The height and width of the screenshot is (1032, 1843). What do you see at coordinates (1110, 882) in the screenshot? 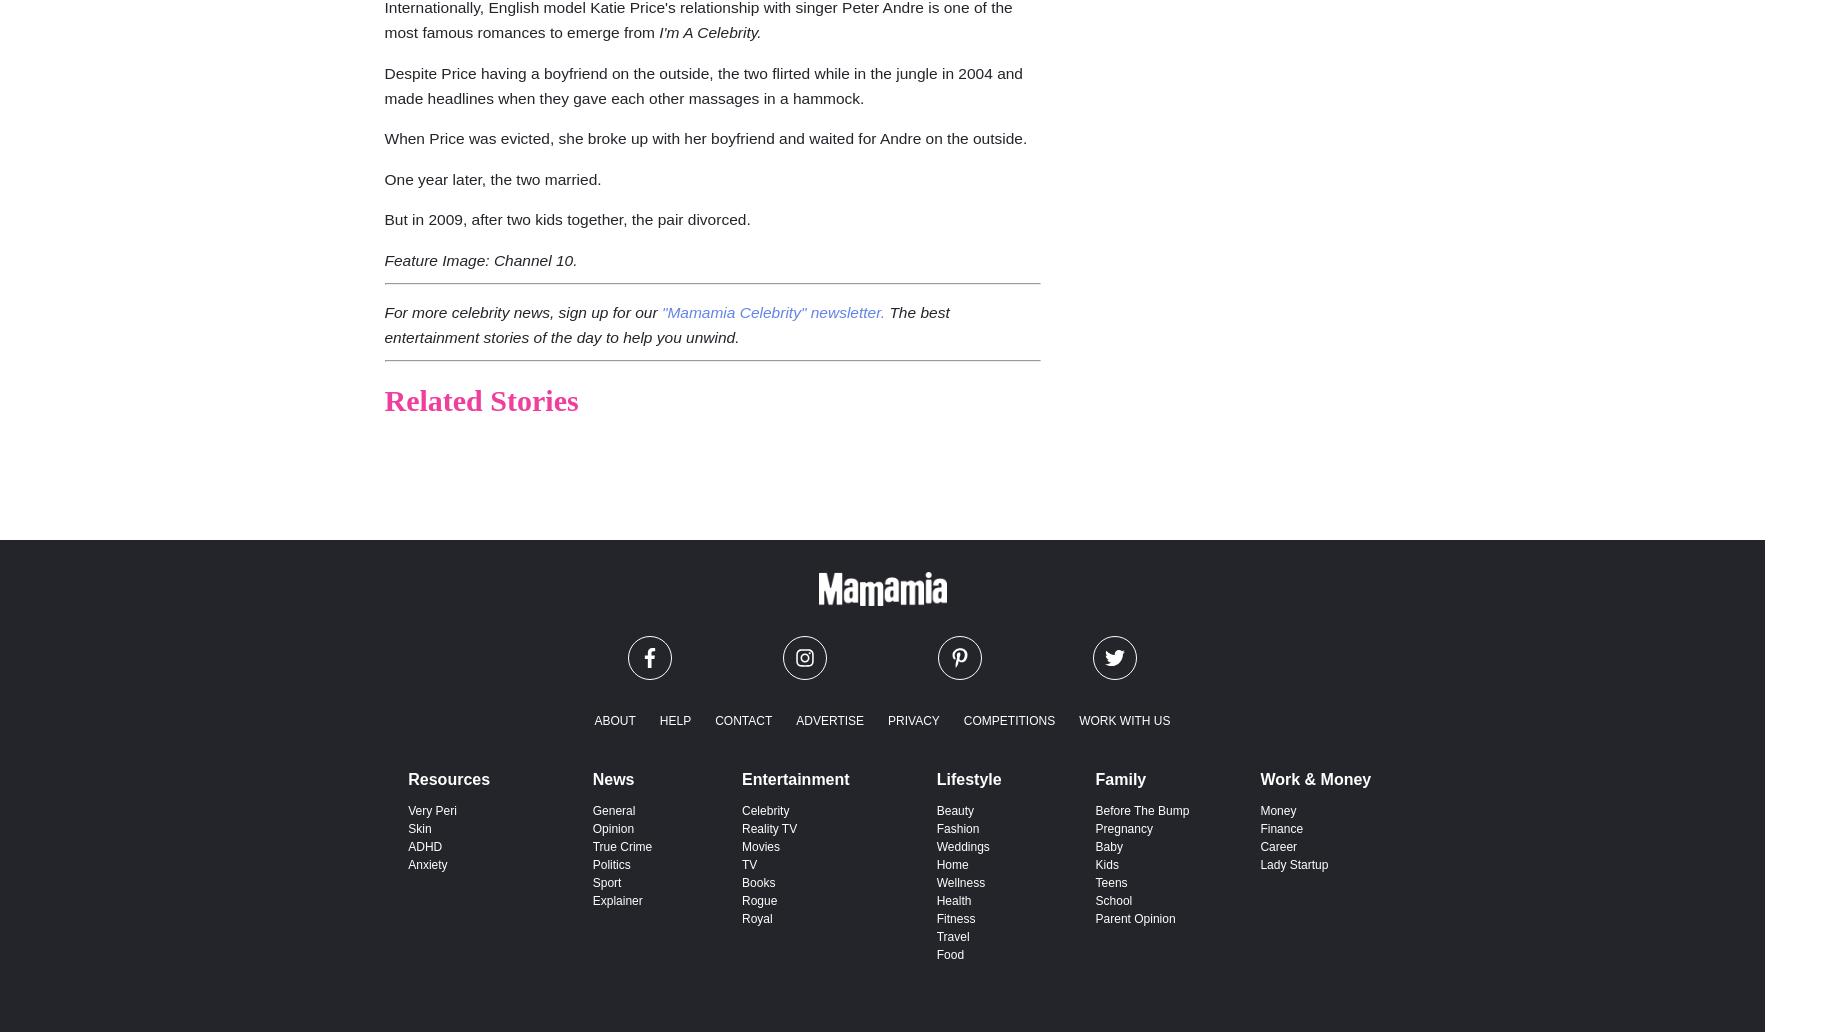
I see `'Teens'` at bounding box center [1110, 882].